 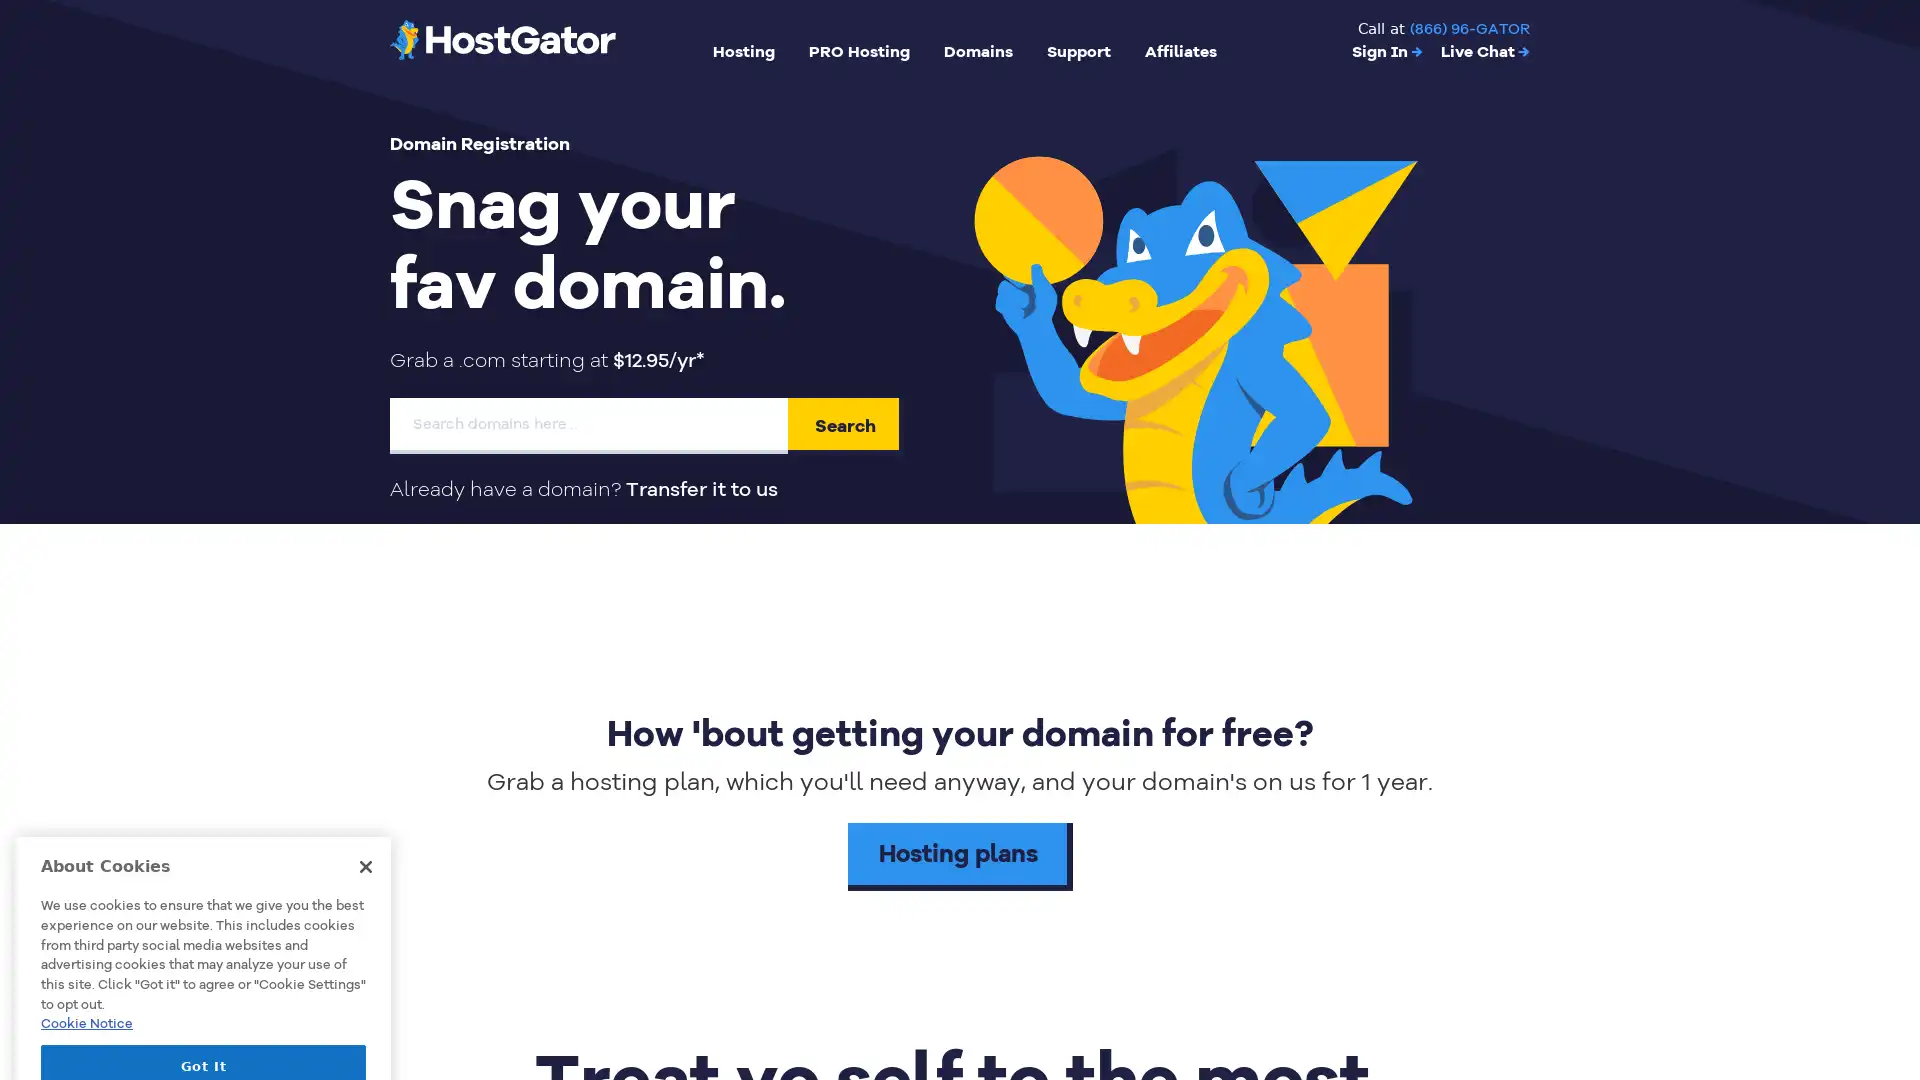 What do you see at coordinates (658, 360) in the screenshot?
I see `$12.95/yr*` at bounding box center [658, 360].